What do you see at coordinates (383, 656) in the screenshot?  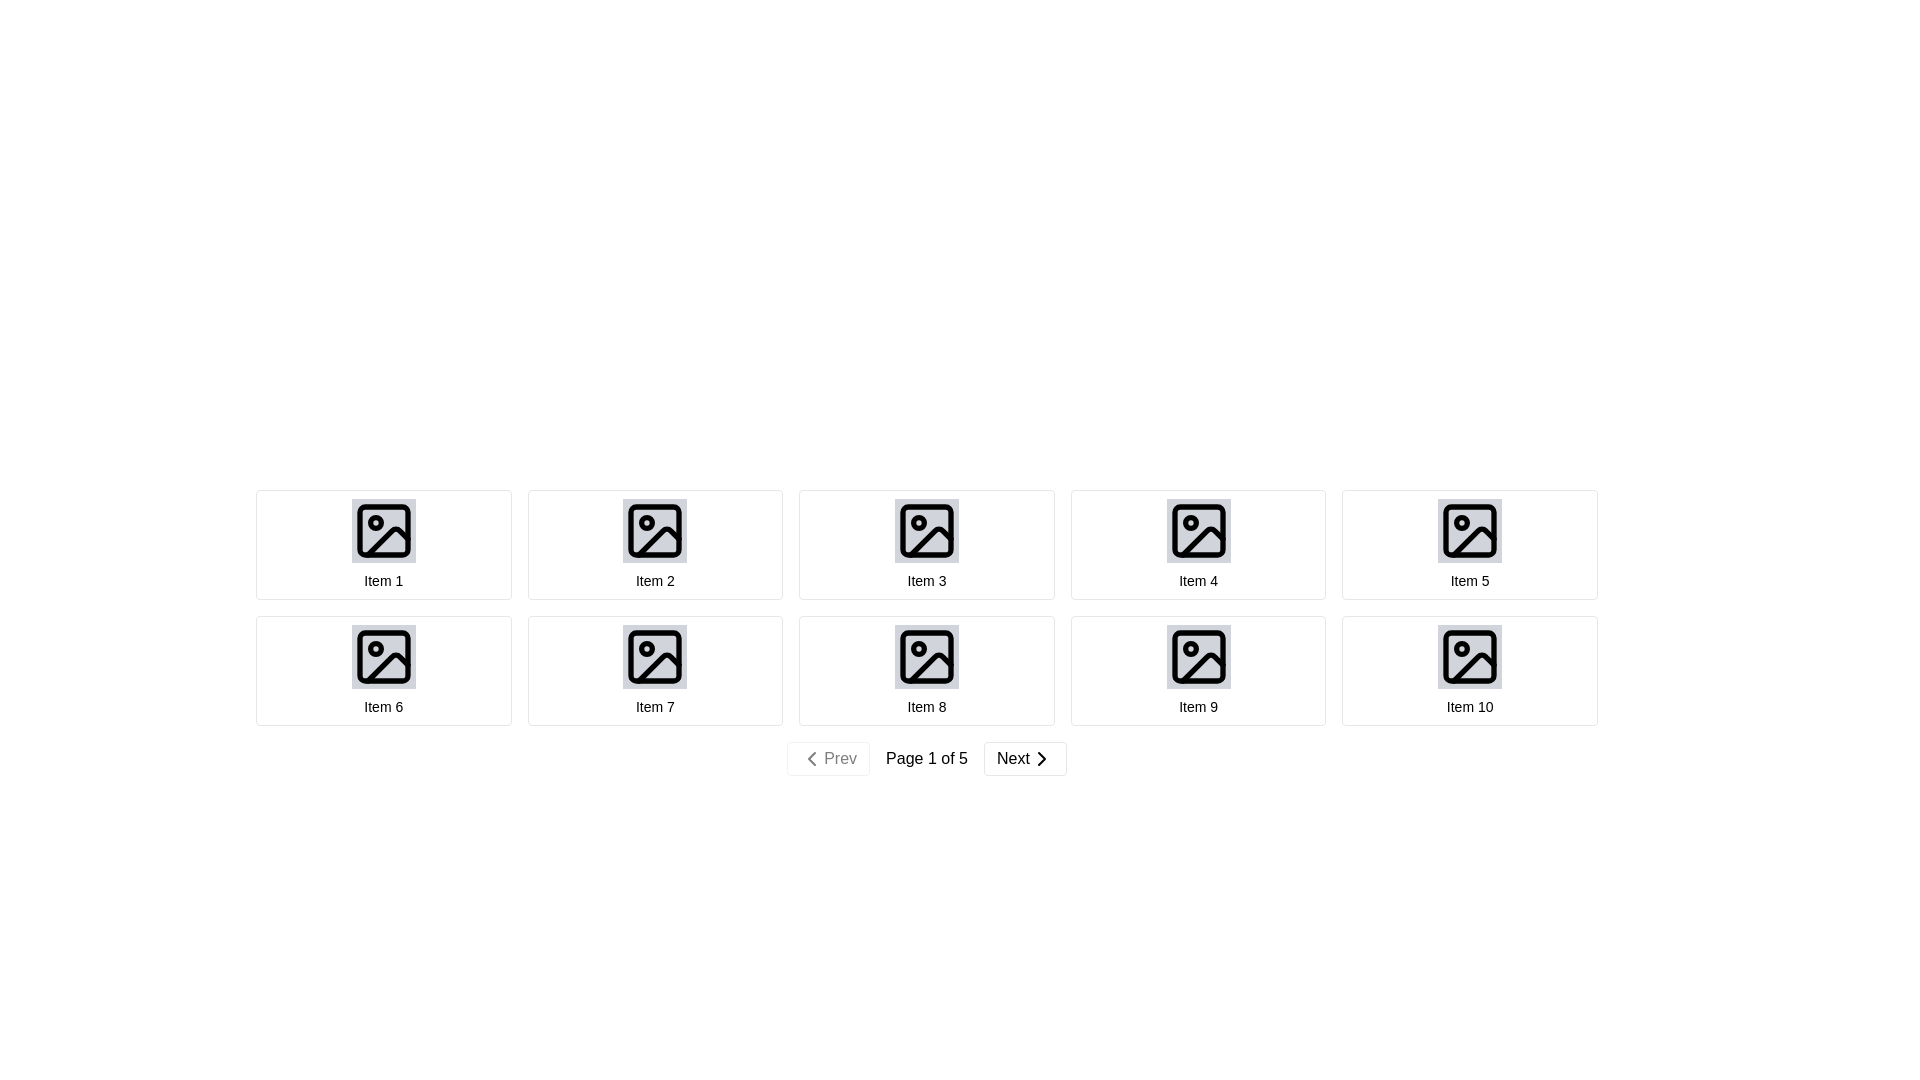 I see `the image icon located in the 'Item 6' cell of the grid, situated in the second row and first column` at bounding box center [383, 656].